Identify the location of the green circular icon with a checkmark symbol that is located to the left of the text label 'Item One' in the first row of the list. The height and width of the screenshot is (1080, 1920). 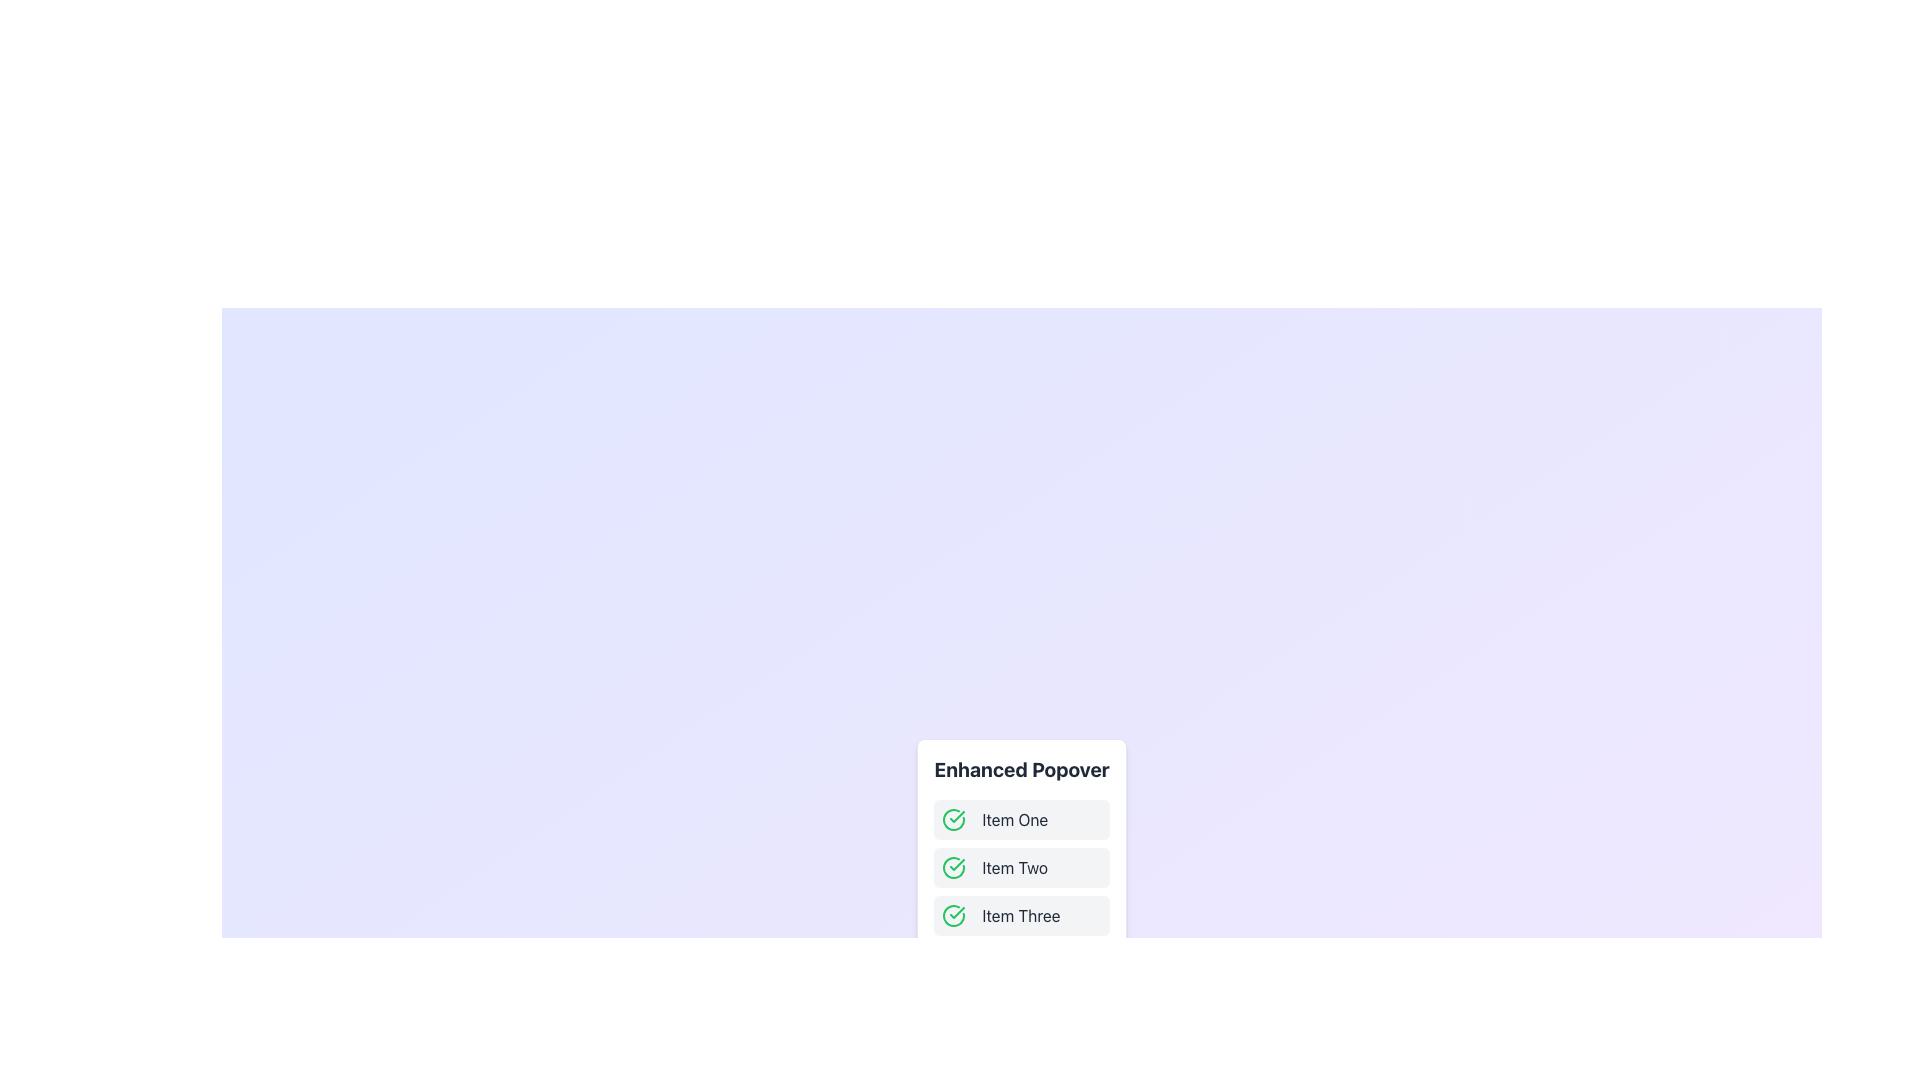
(953, 820).